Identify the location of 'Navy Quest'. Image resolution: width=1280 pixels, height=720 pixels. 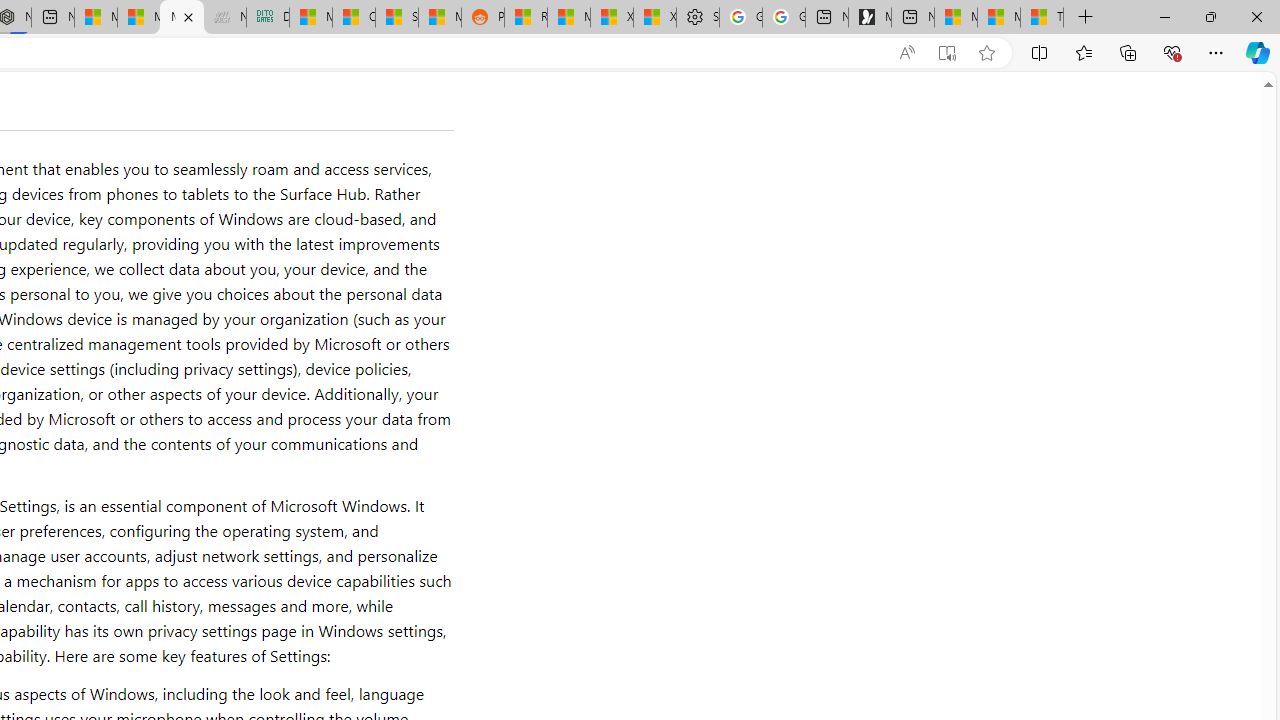
(224, 17).